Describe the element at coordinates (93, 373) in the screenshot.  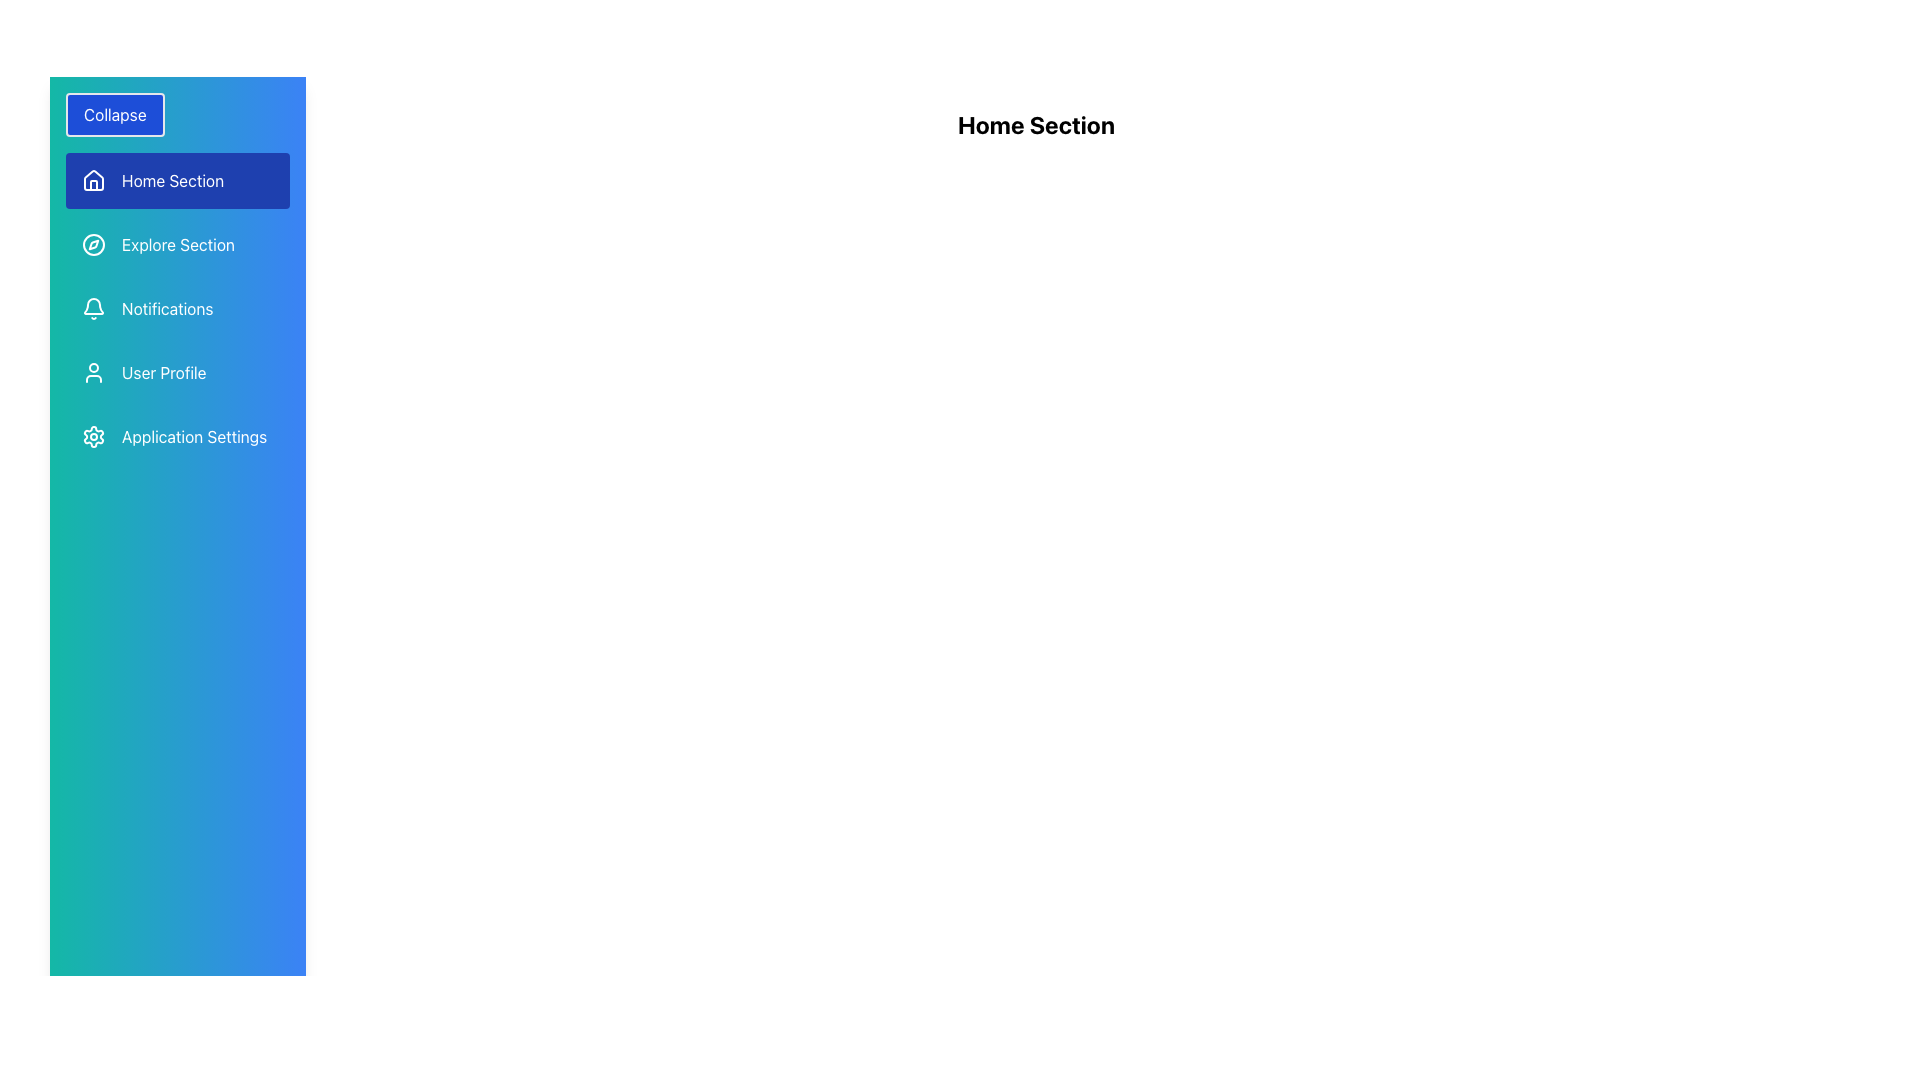
I see `the user profile icon, which is a simple outline design with a circular head and shoulders, located in the sidebar menu to the left of the 'User Profile' label` at that location.